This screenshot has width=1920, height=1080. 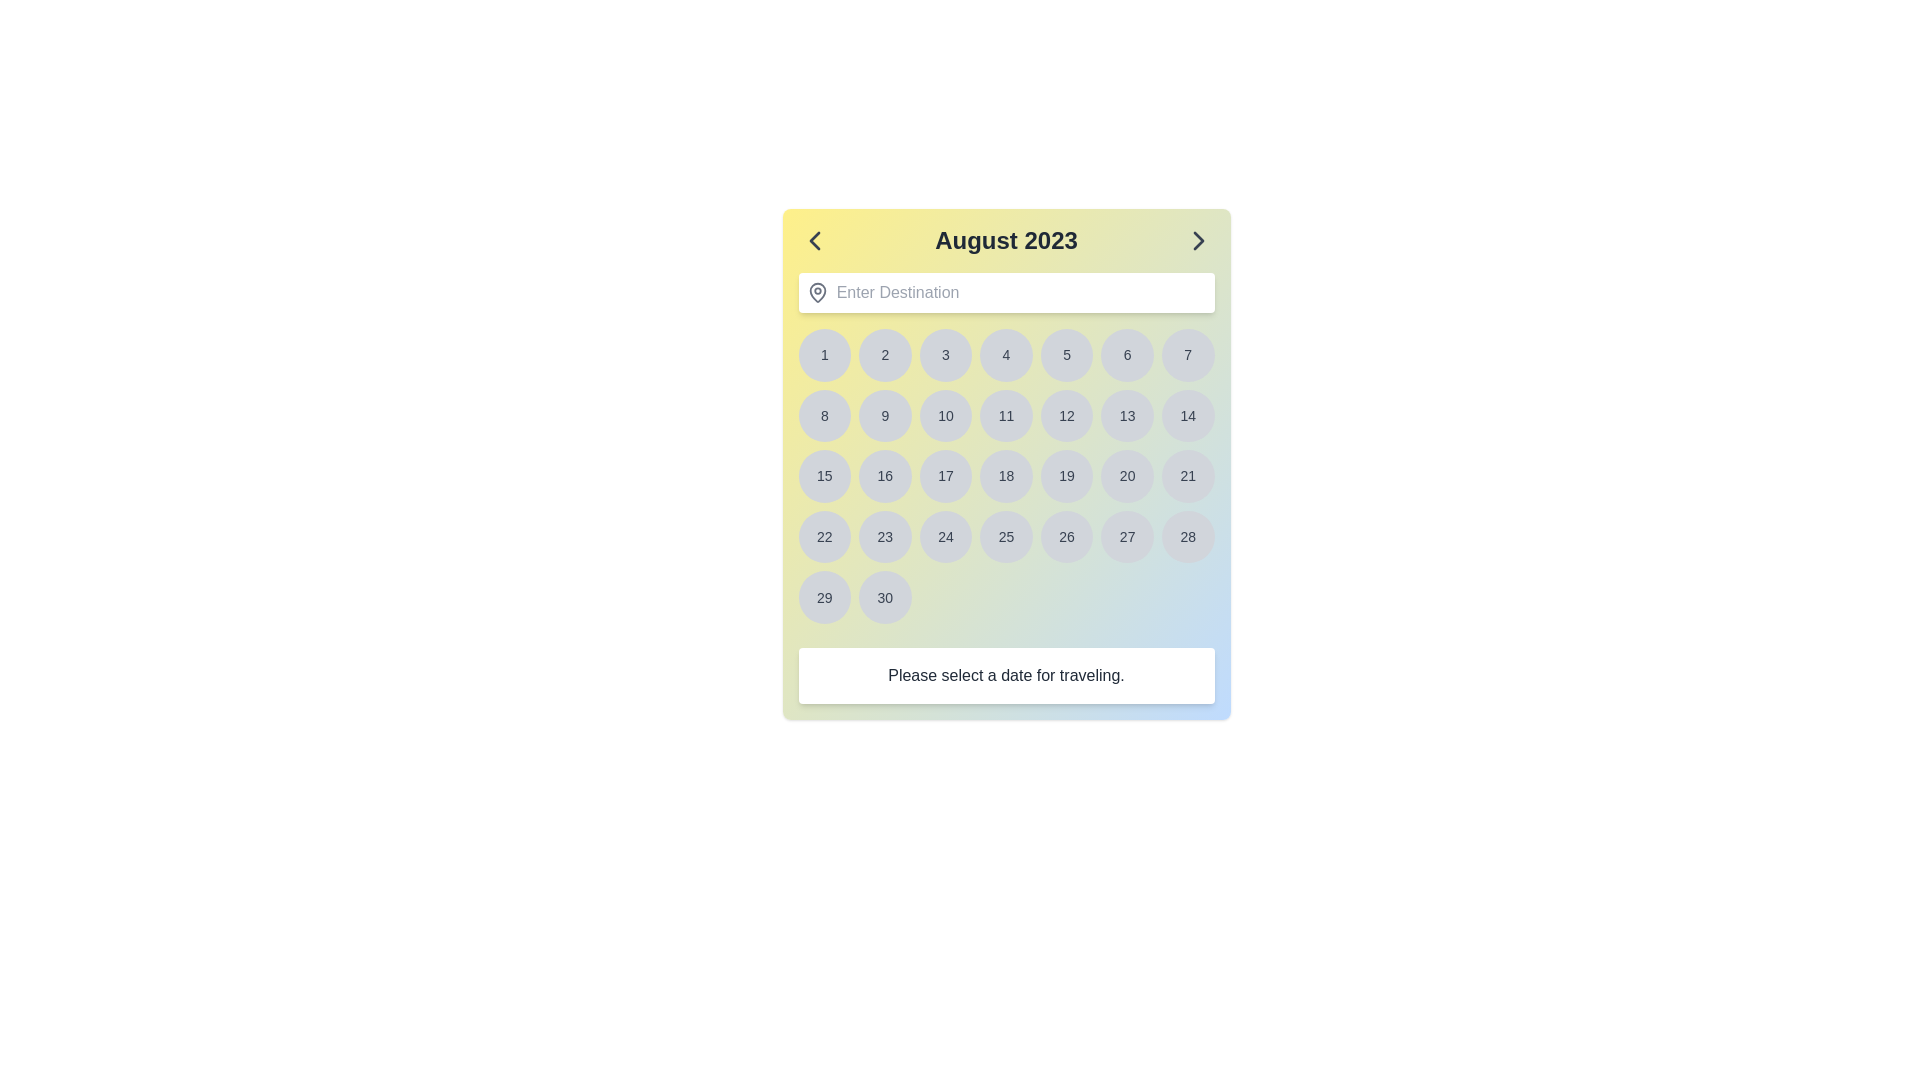 I want to click on the chevron icon, which is a small right-pointing arrow located at the top-right corner of the interface, so click(x=1198, y=239).